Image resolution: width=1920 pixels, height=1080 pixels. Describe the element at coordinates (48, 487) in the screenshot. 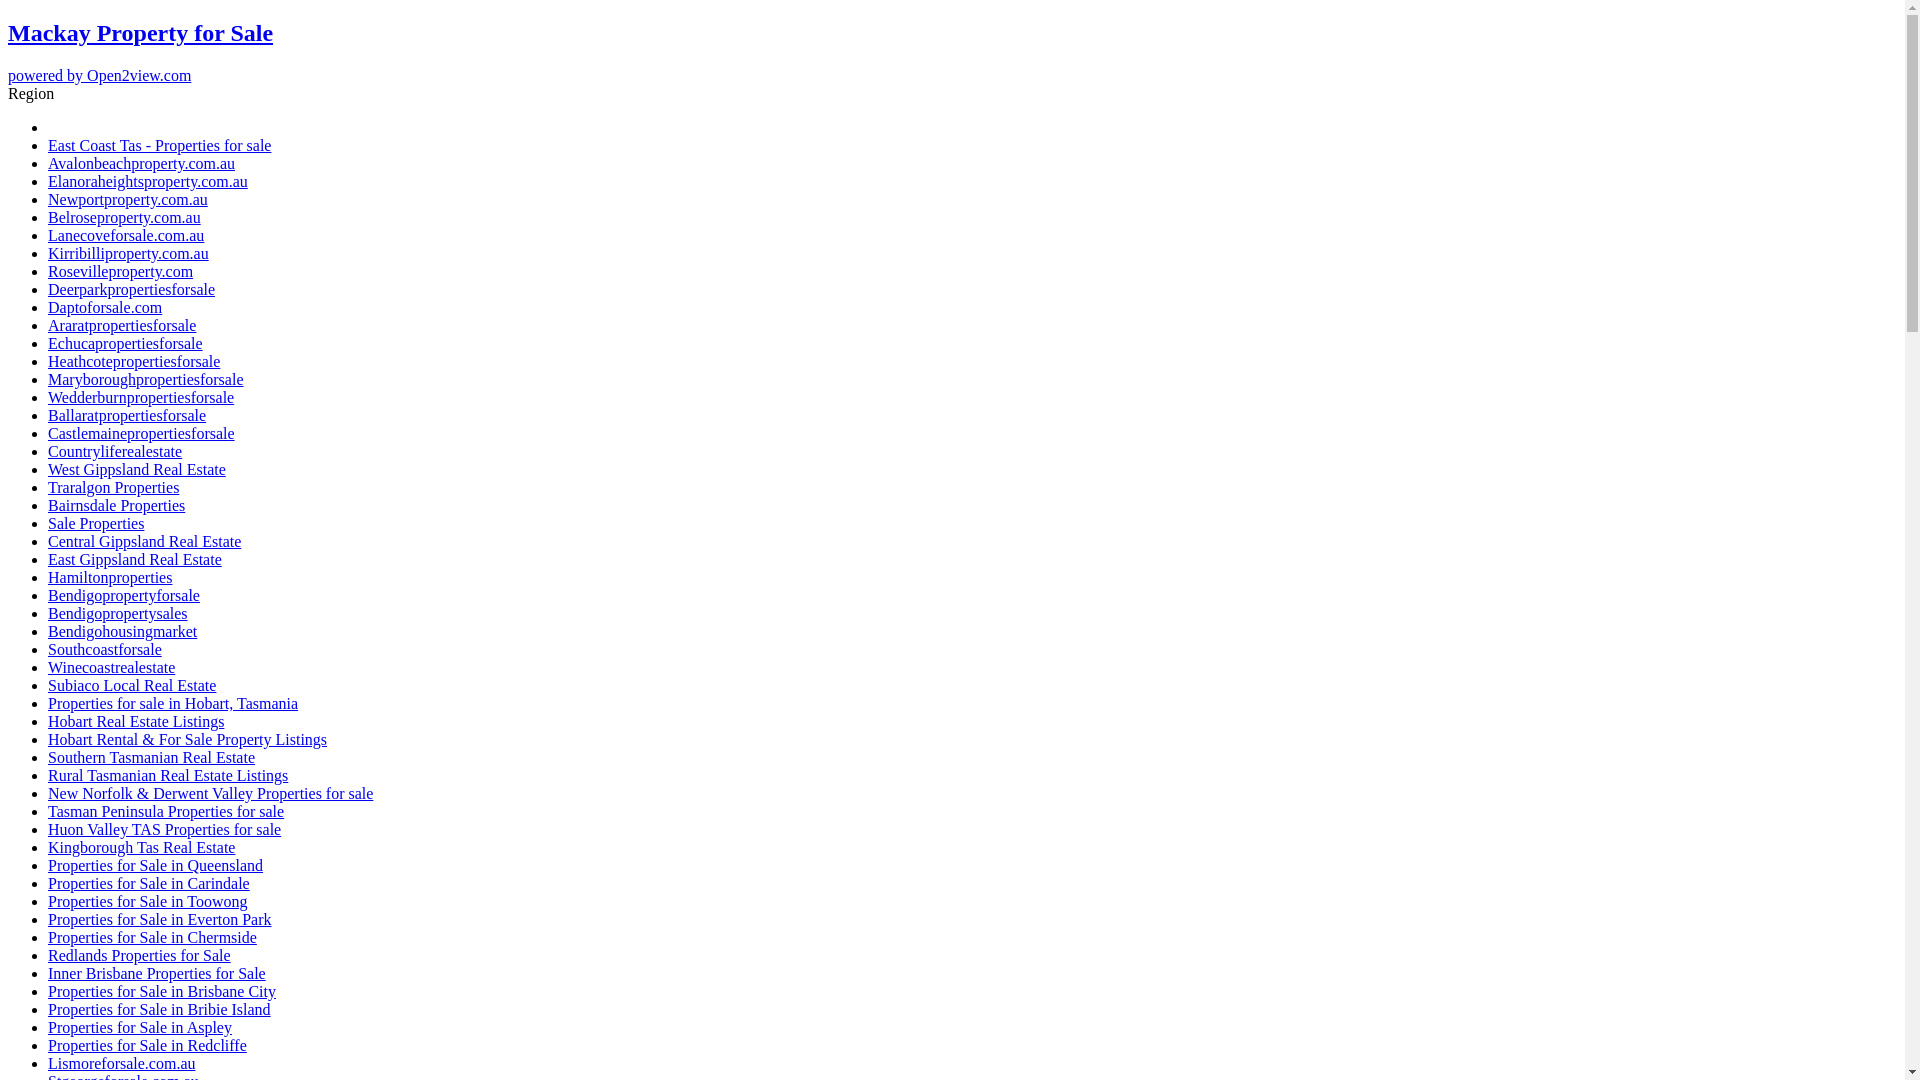

I see `'Traralgon Properties'` at that location.